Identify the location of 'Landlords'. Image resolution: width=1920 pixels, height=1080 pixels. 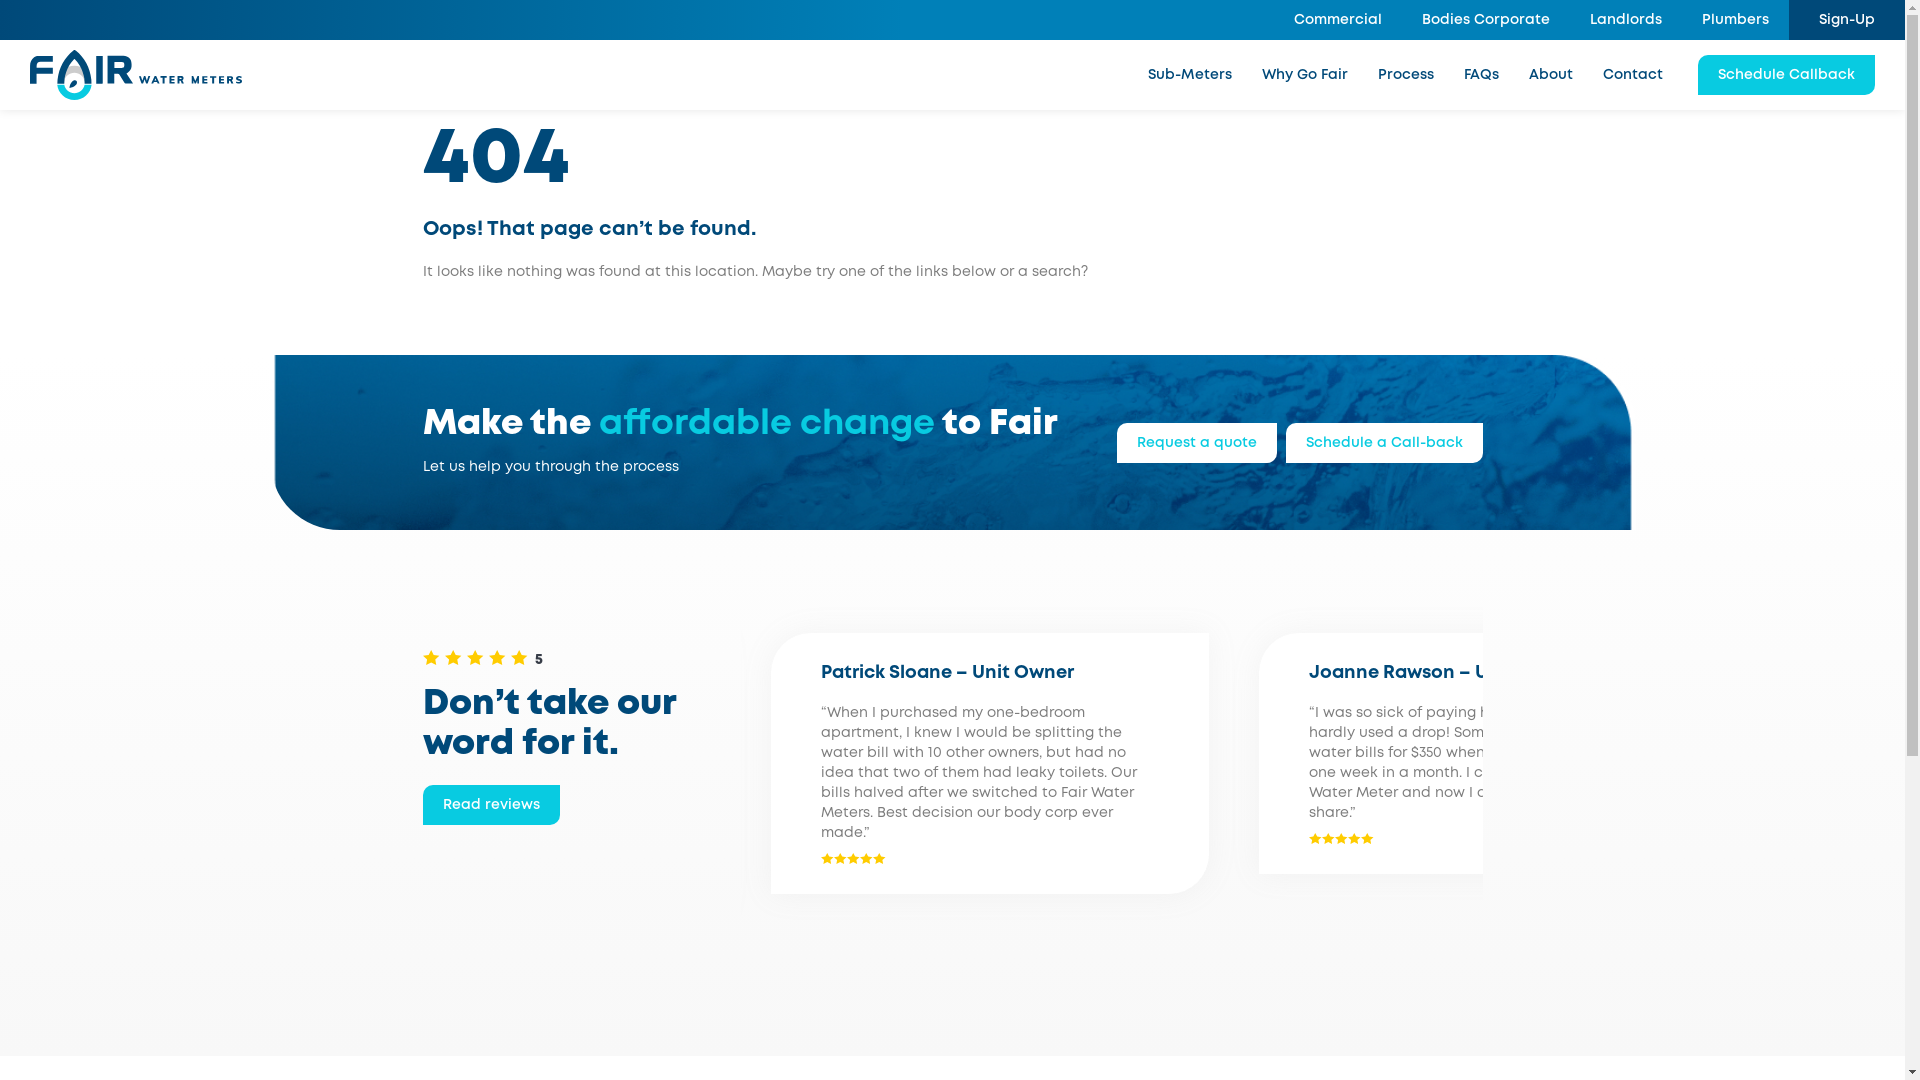
(1626, 19).